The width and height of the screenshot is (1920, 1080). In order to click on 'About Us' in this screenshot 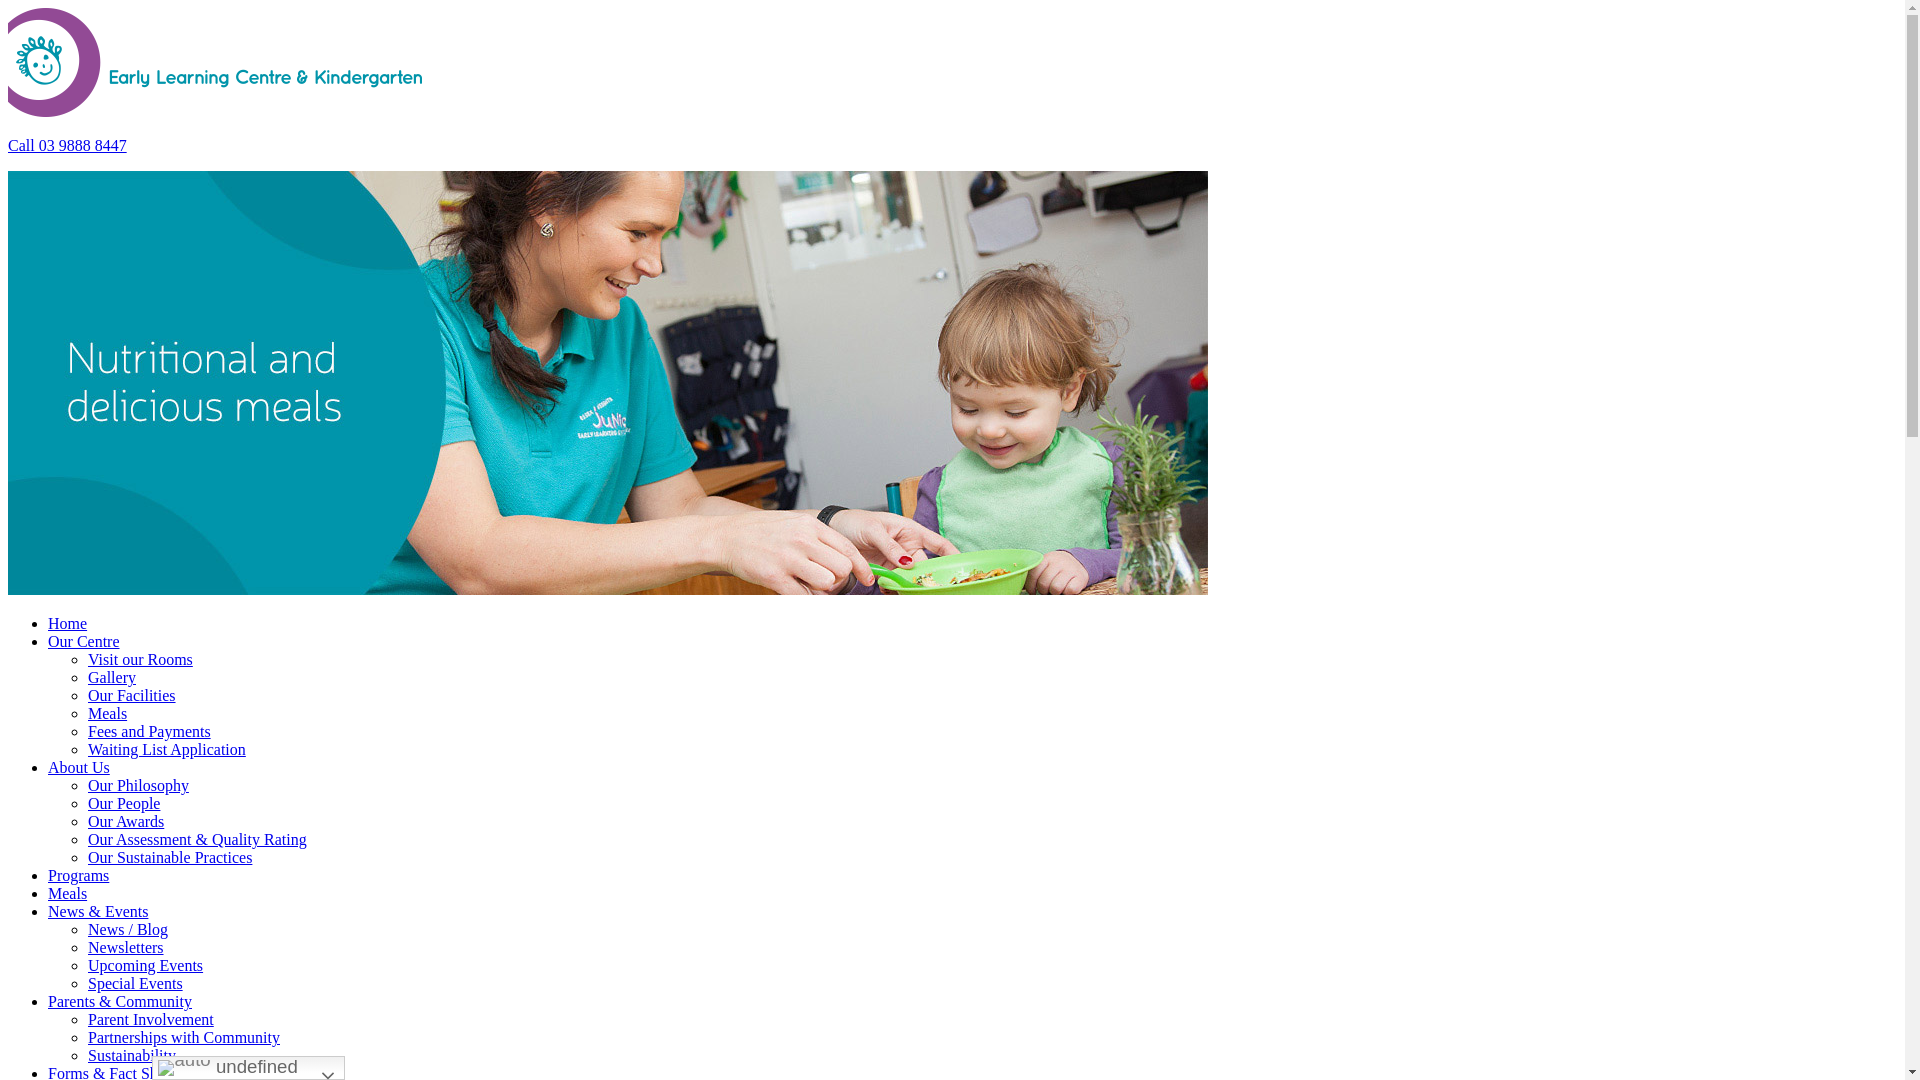, I will do `click(78, 766)`.